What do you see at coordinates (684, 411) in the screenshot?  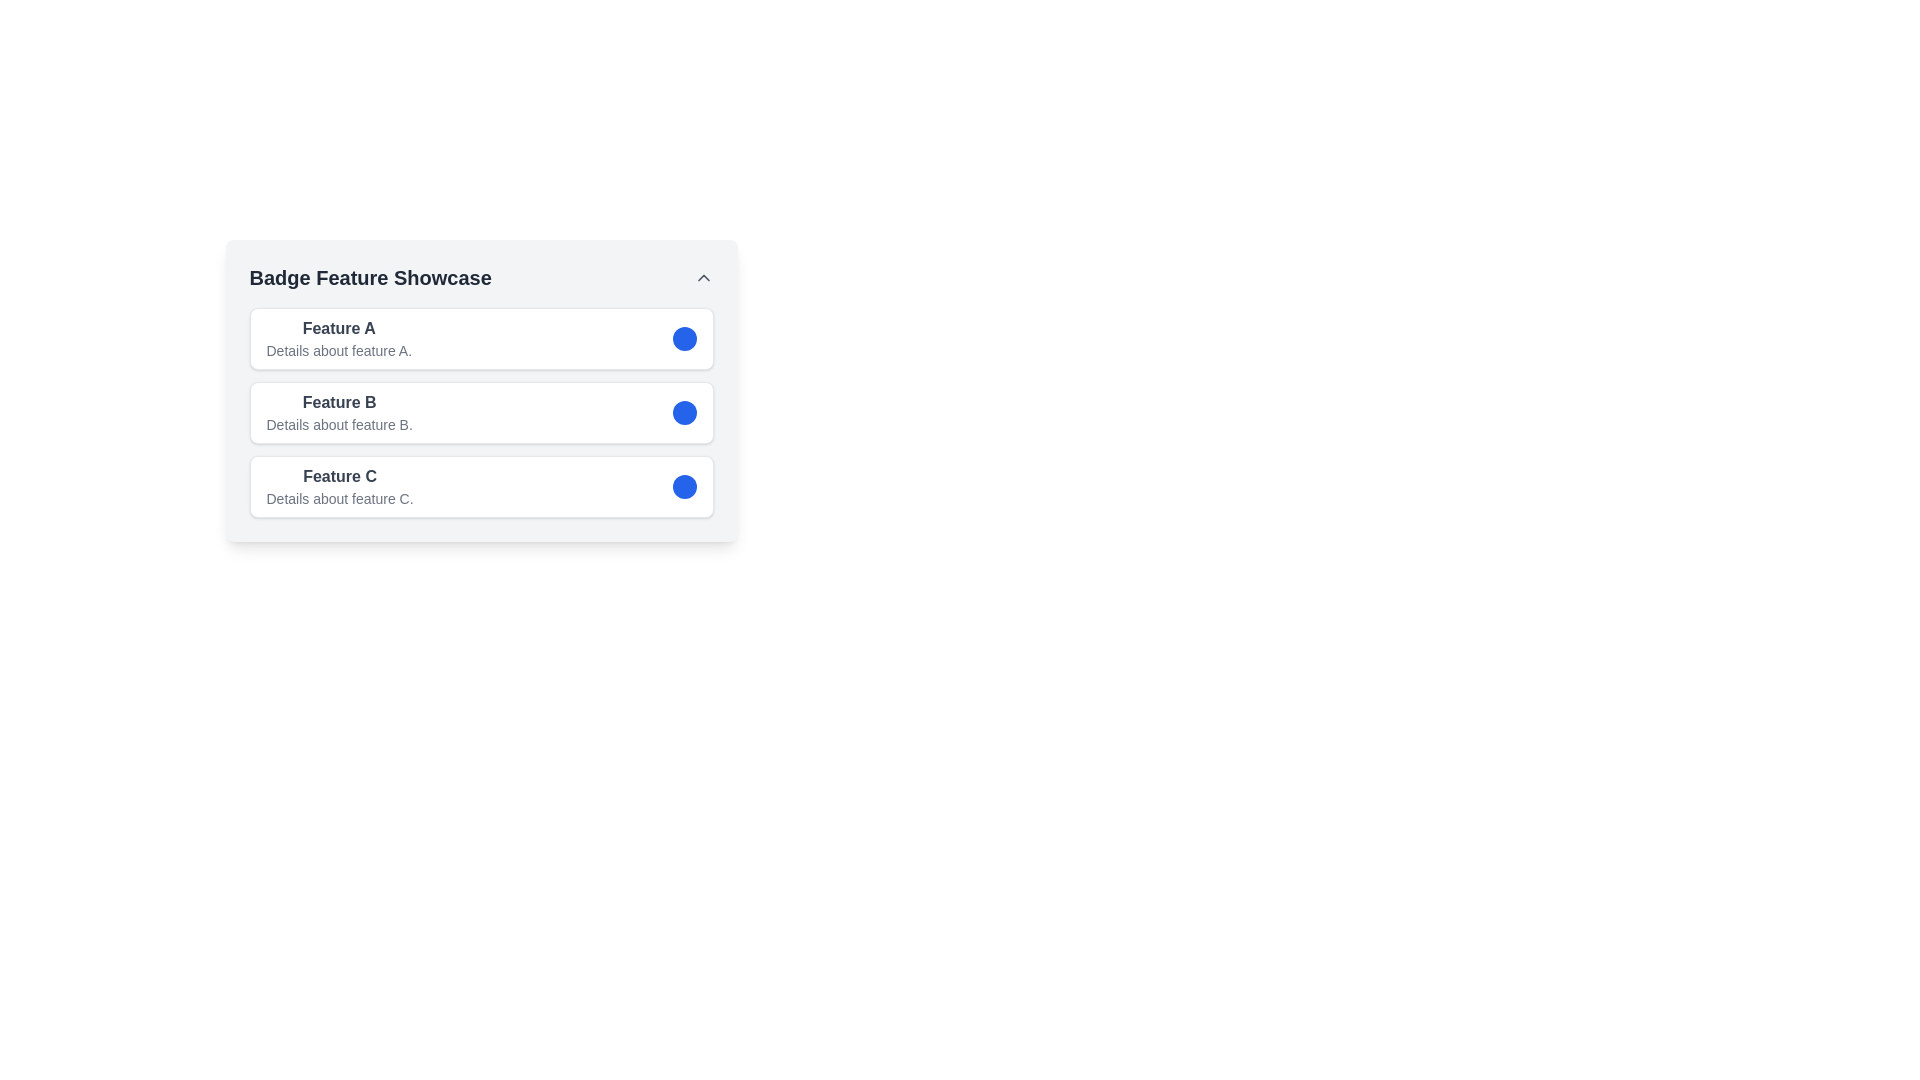 I see `the Status badge indicating the active status of 'Feature B,' located at the far right of the 'Feature B Details about feature B' section` at bounding box center [684, 411].